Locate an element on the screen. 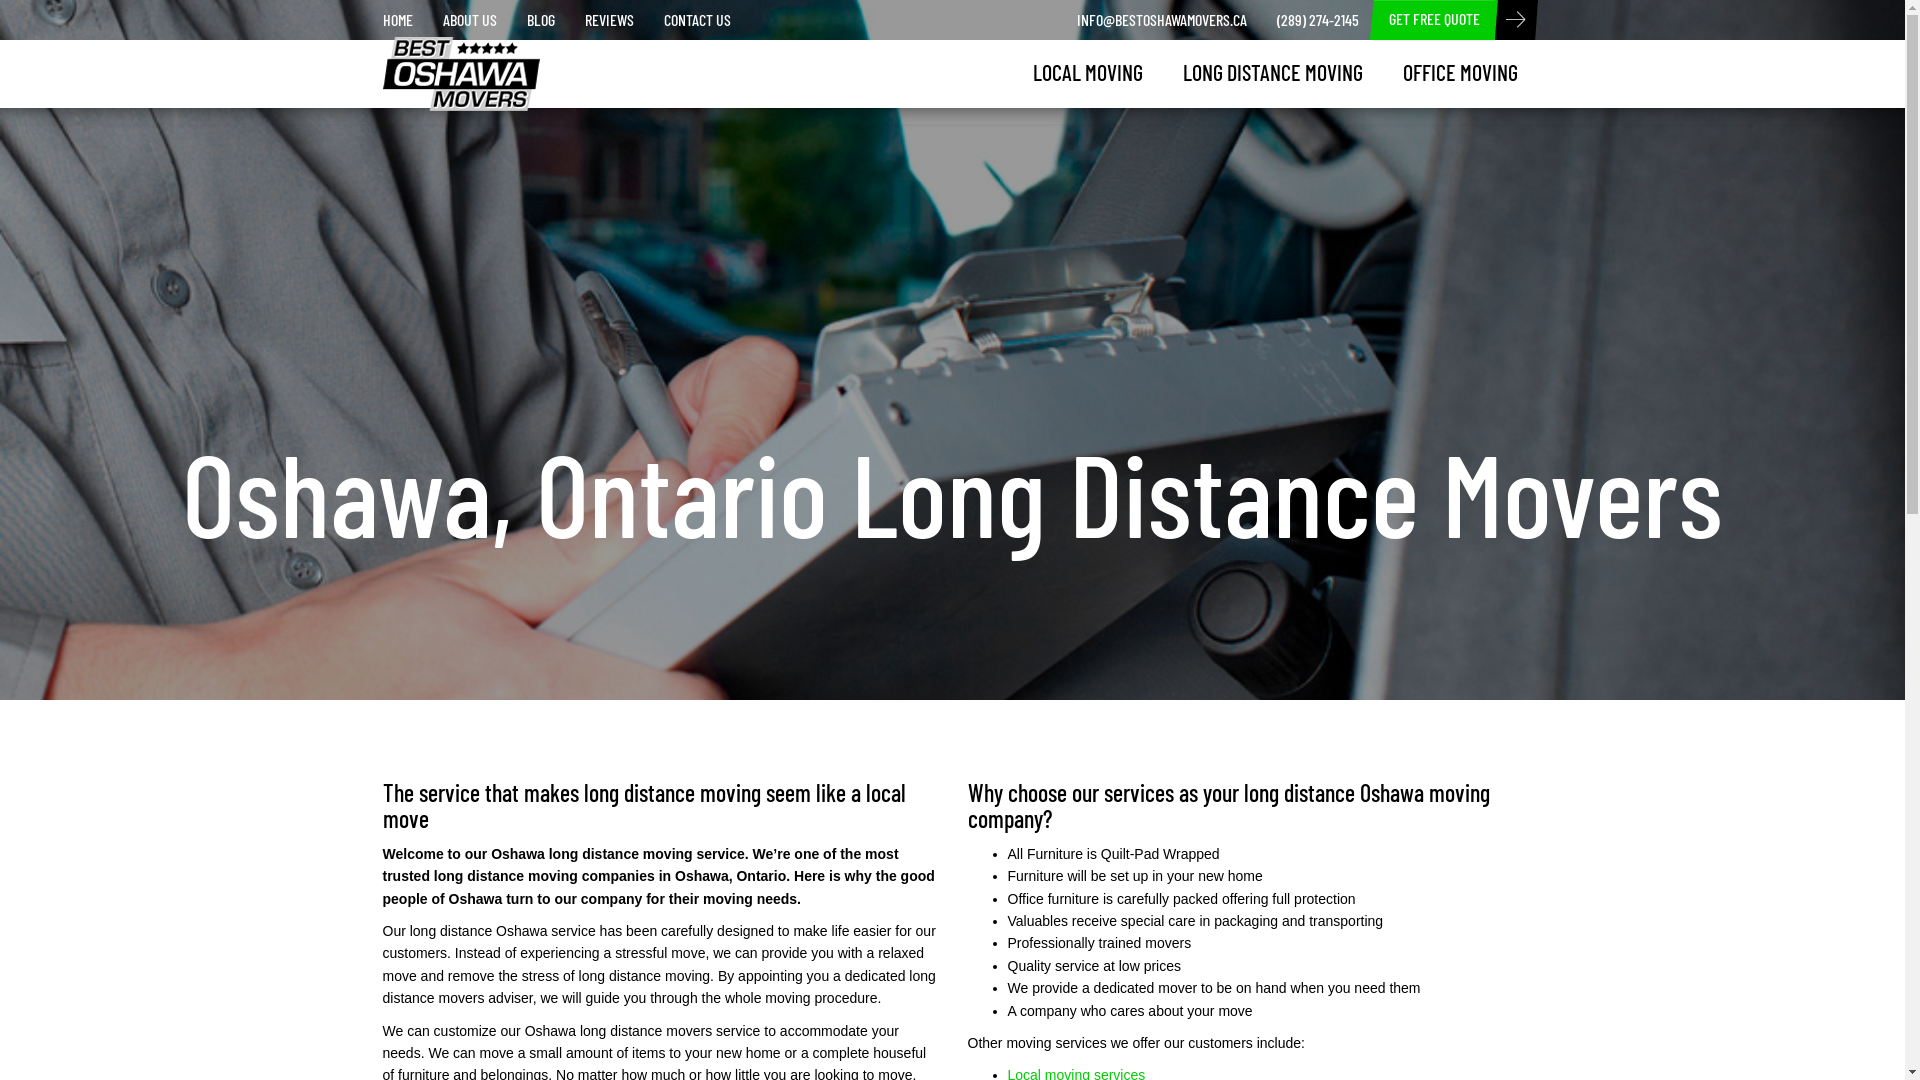  'CONTACT US' is located at coordinates (696, 19).